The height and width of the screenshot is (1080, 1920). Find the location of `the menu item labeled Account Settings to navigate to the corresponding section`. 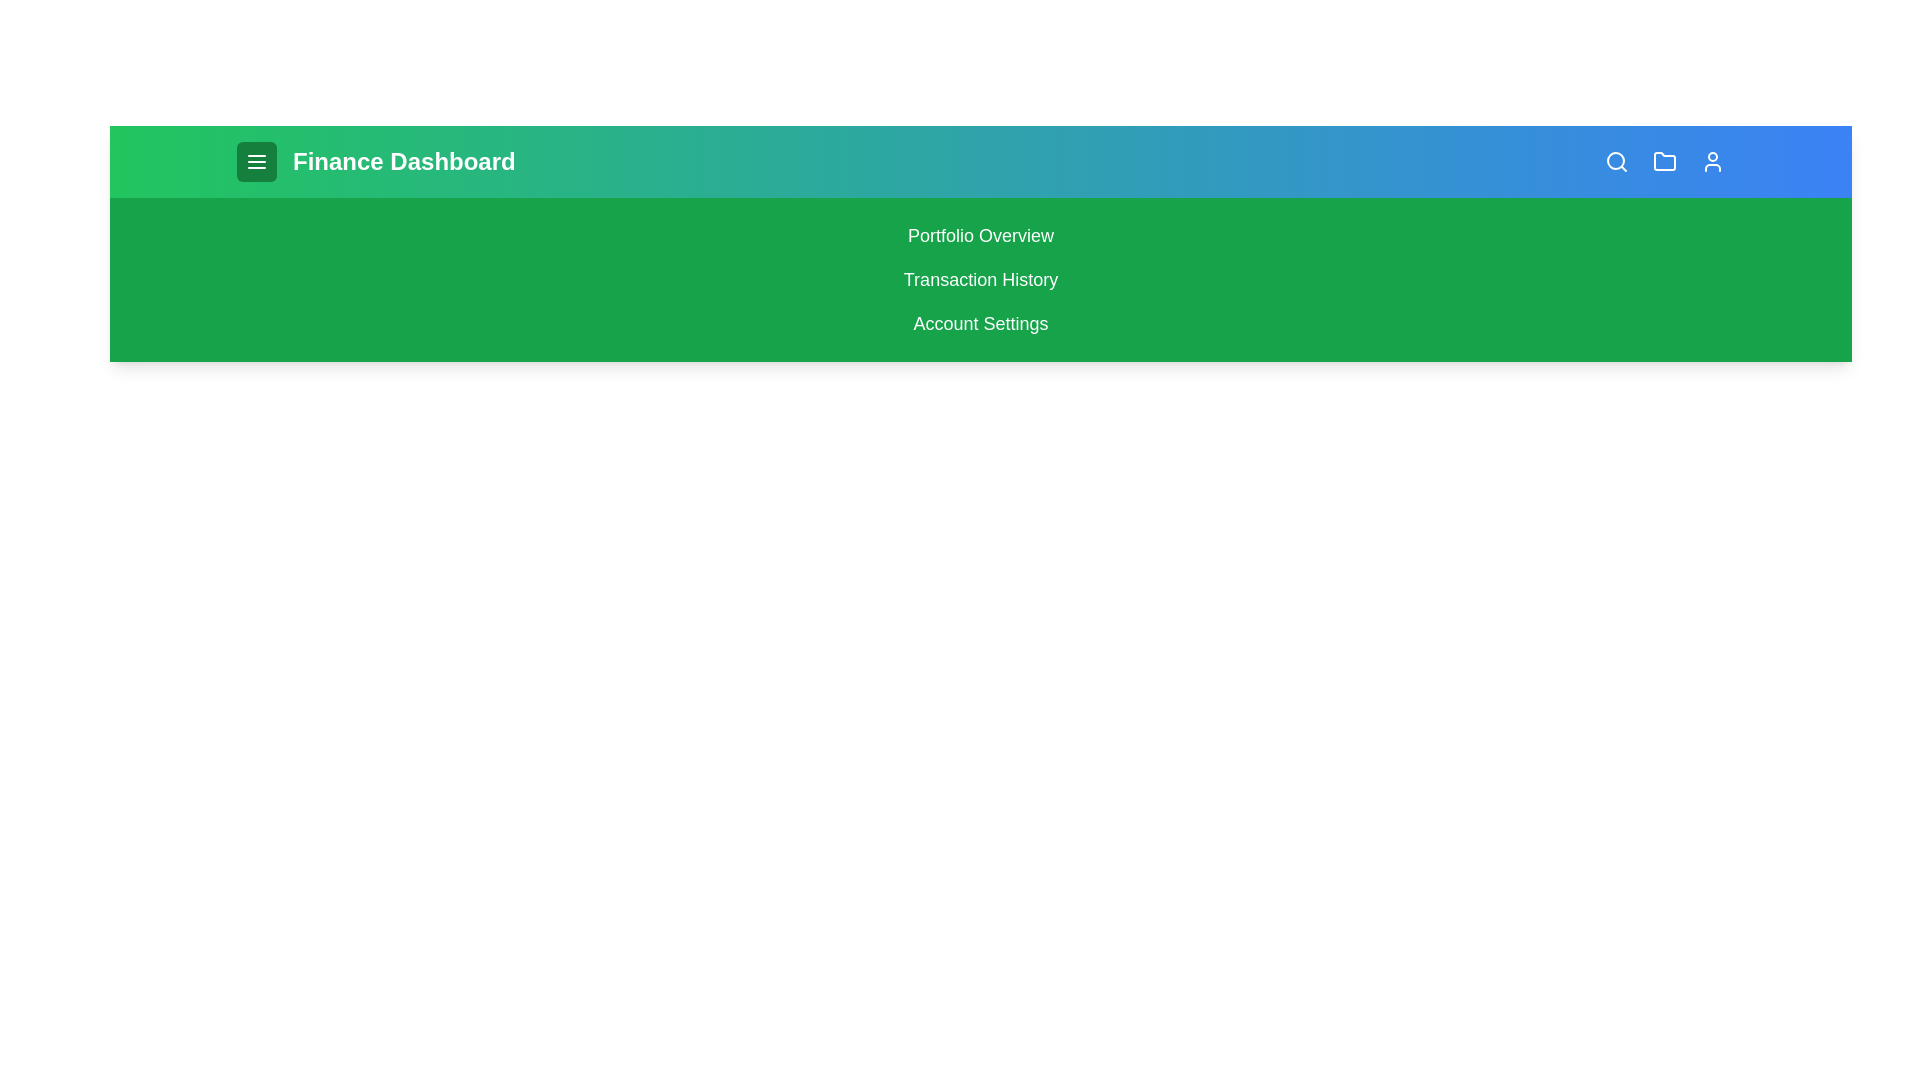

the menu item labeled Account Settings to navigate to the corresponding section is located at coordinates (980, 323).